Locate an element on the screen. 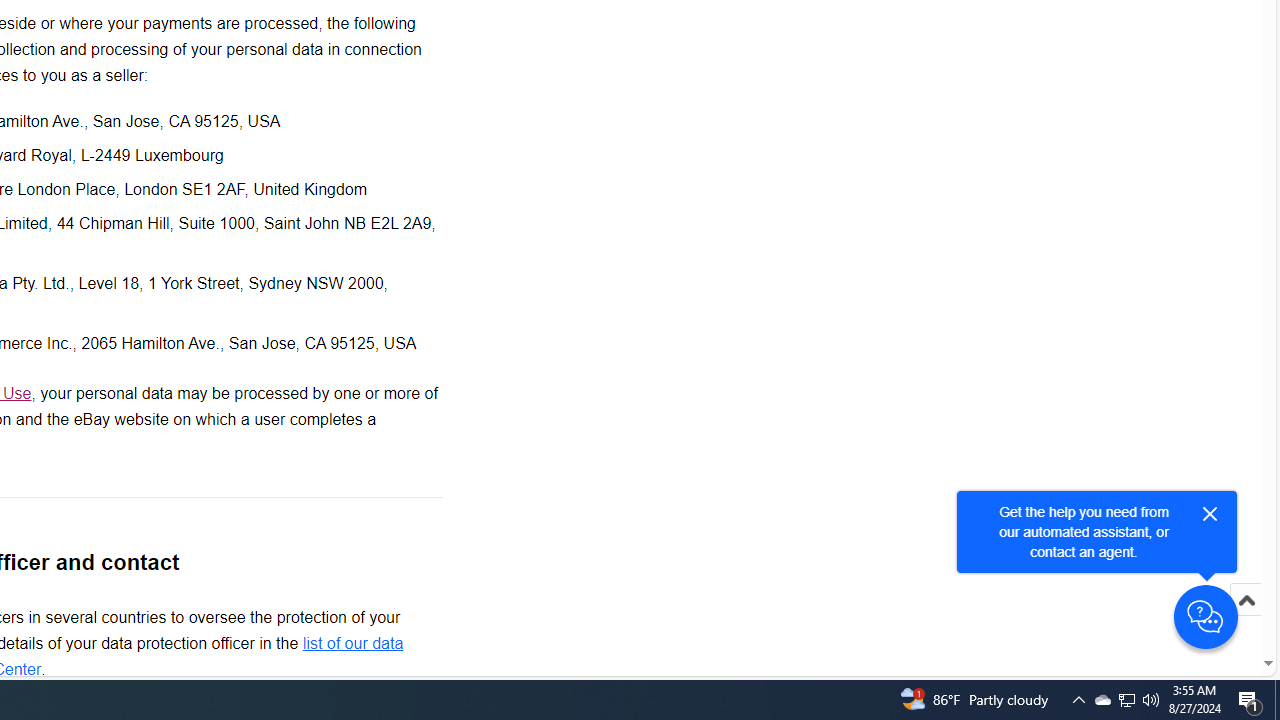  'Scroll to top' is located at coordinates (1245, 620).